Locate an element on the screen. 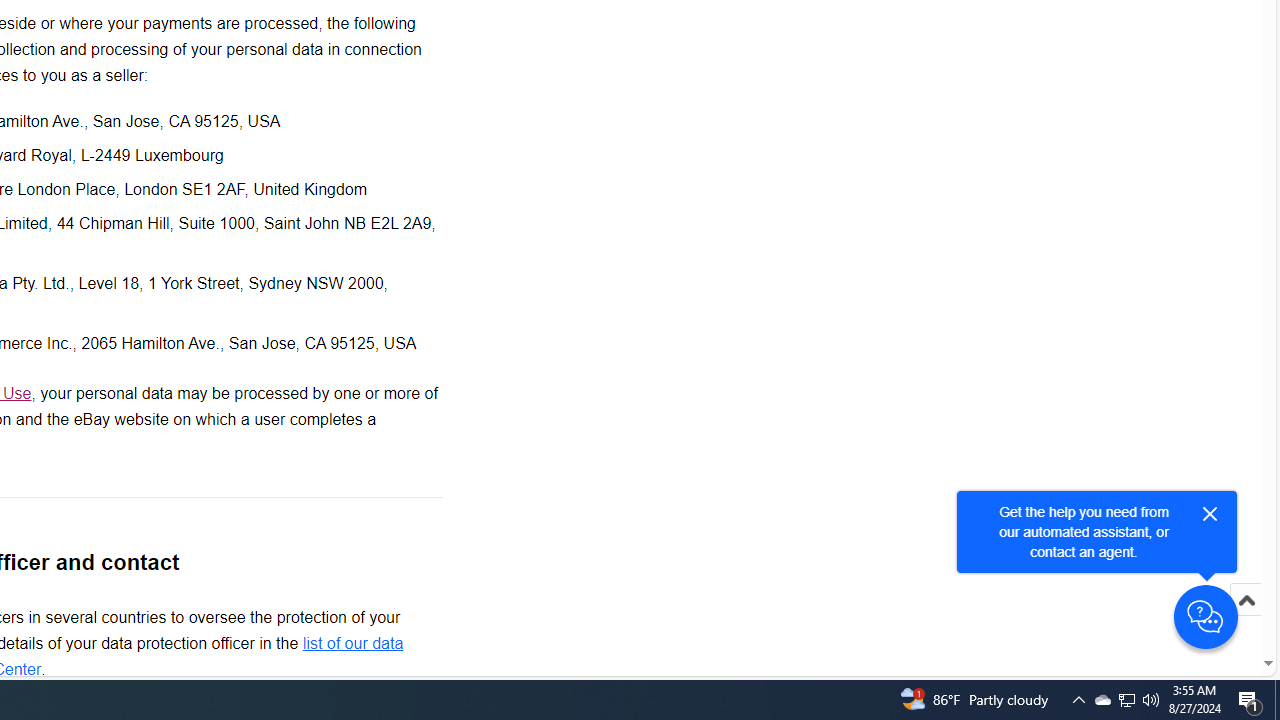  'Scroll to top' is located at coordinates (1245, 620).